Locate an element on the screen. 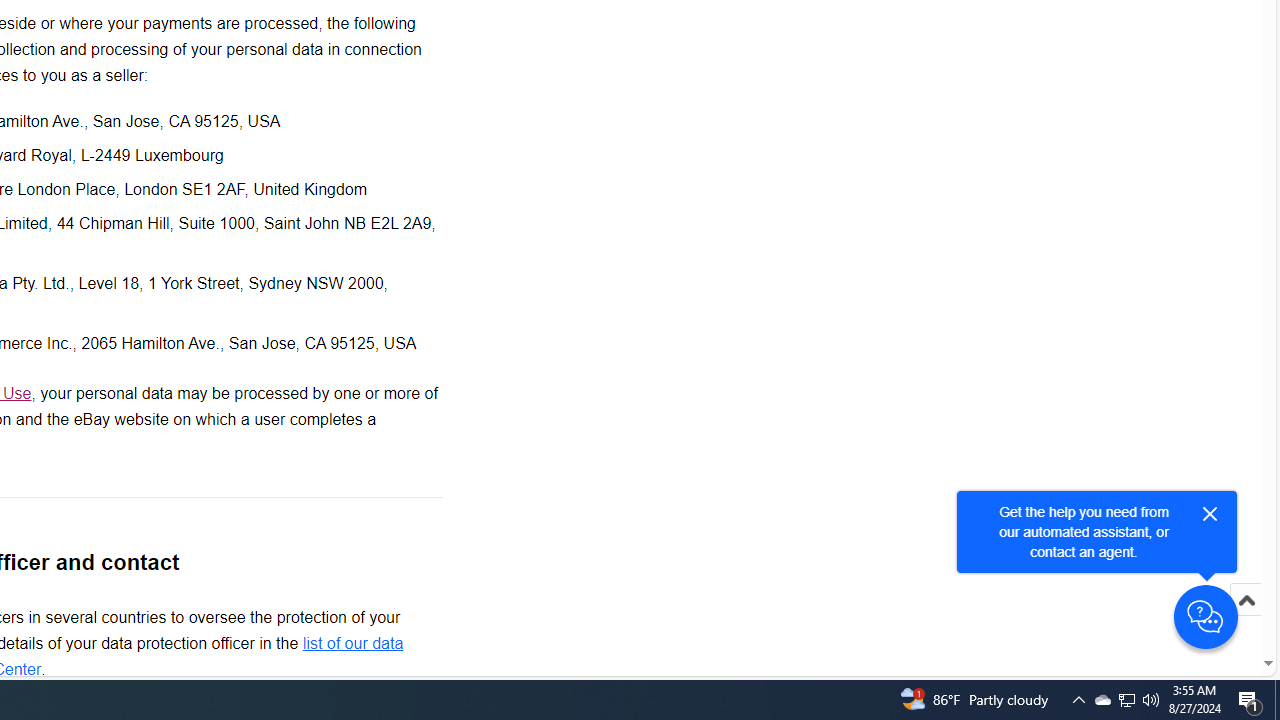  'Scroll to top' is located at coordinates (1245, 620).